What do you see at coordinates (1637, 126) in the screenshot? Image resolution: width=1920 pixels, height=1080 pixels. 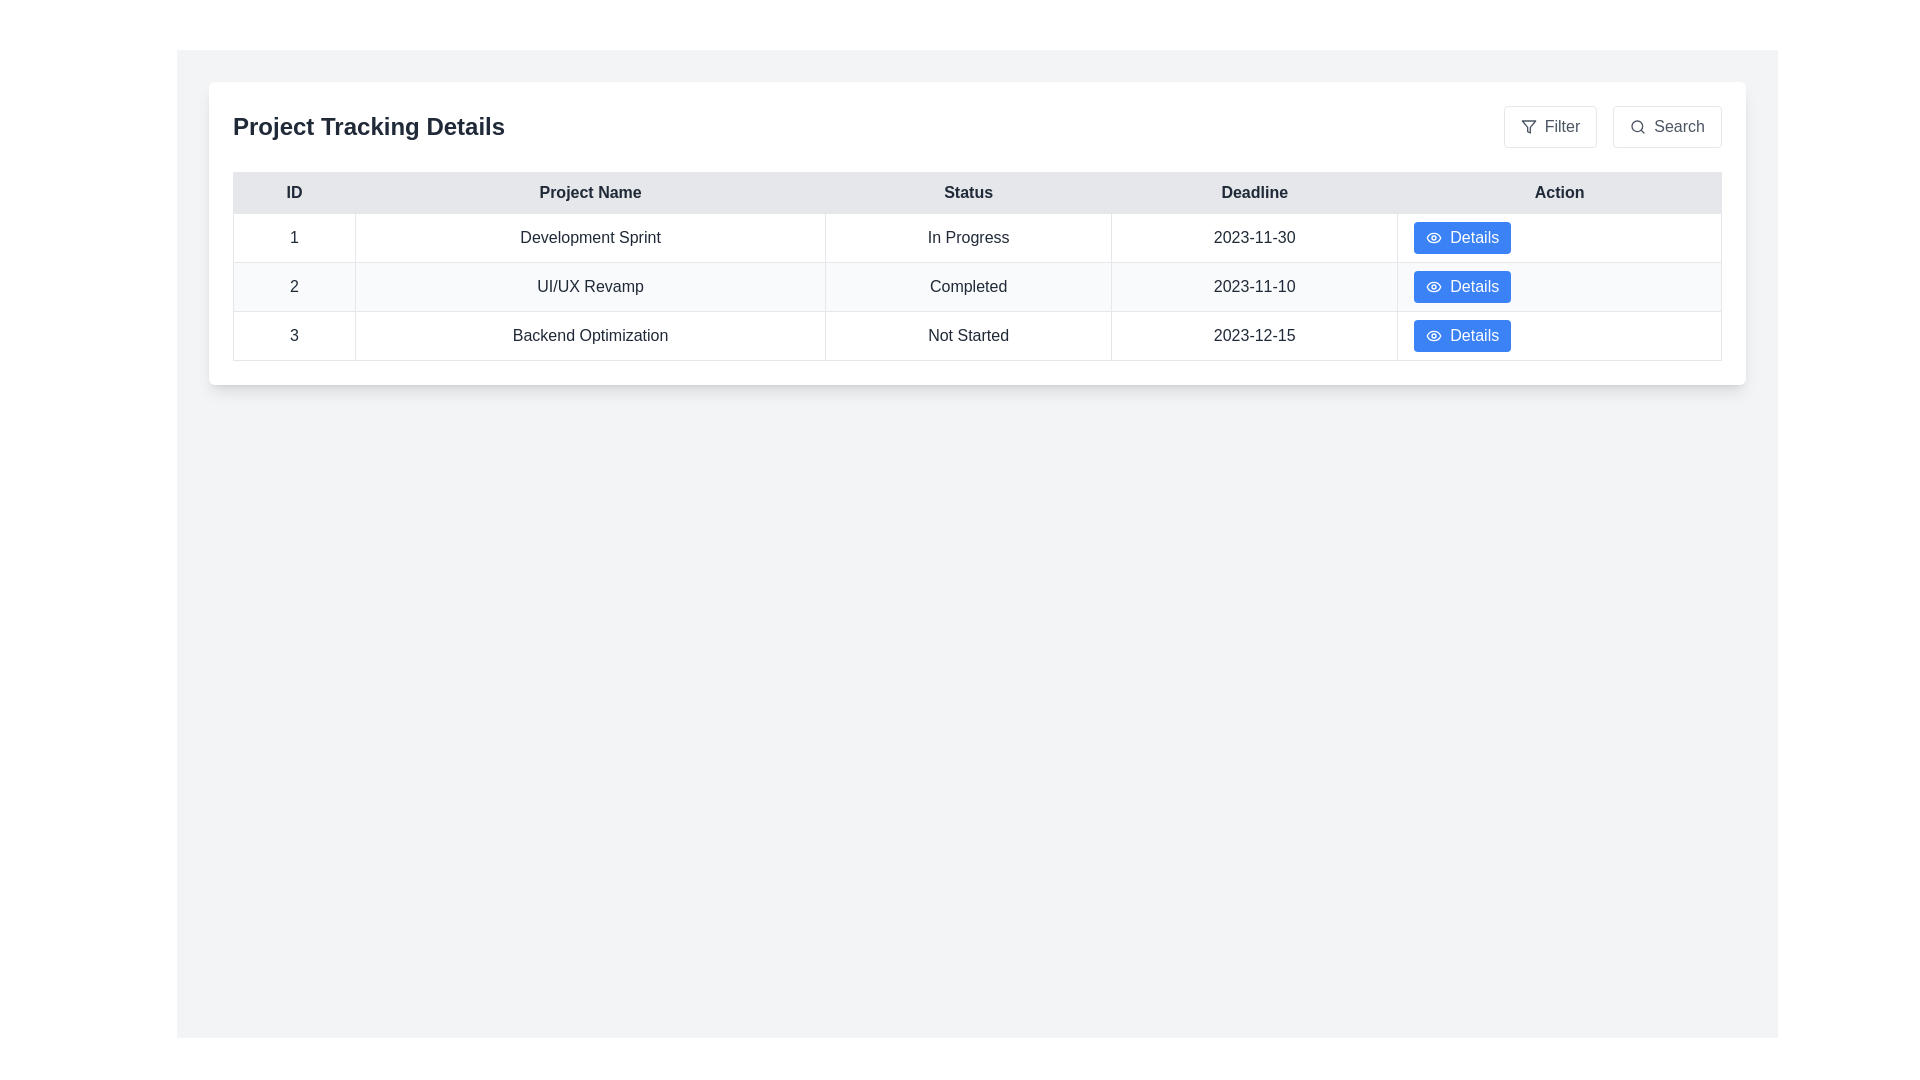 I see `the circular SVG component representing the search button, which symbolizes searching functionality and is positioned near the upper-right corner alongside the filter button` at bounding box center [1637, 126].